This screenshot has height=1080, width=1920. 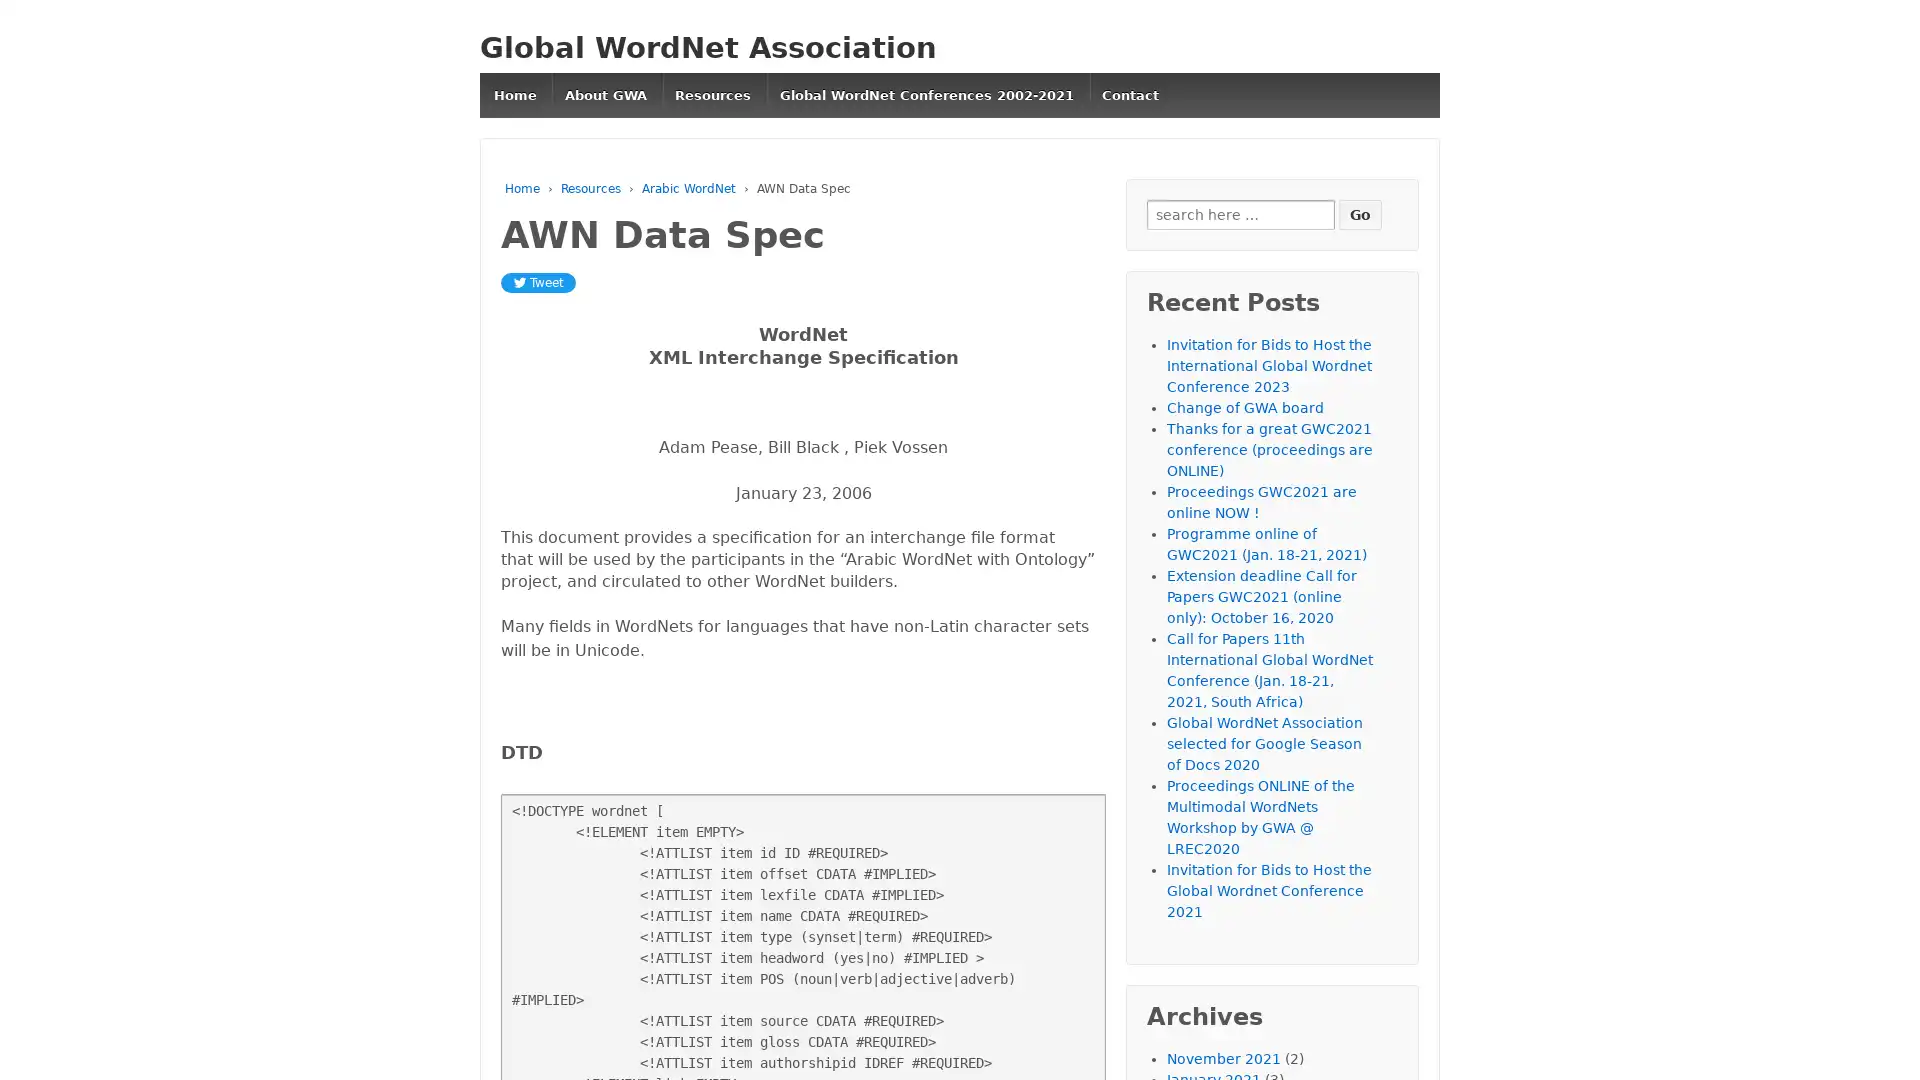 I want to click on Go, so click(x=1360, y=213).